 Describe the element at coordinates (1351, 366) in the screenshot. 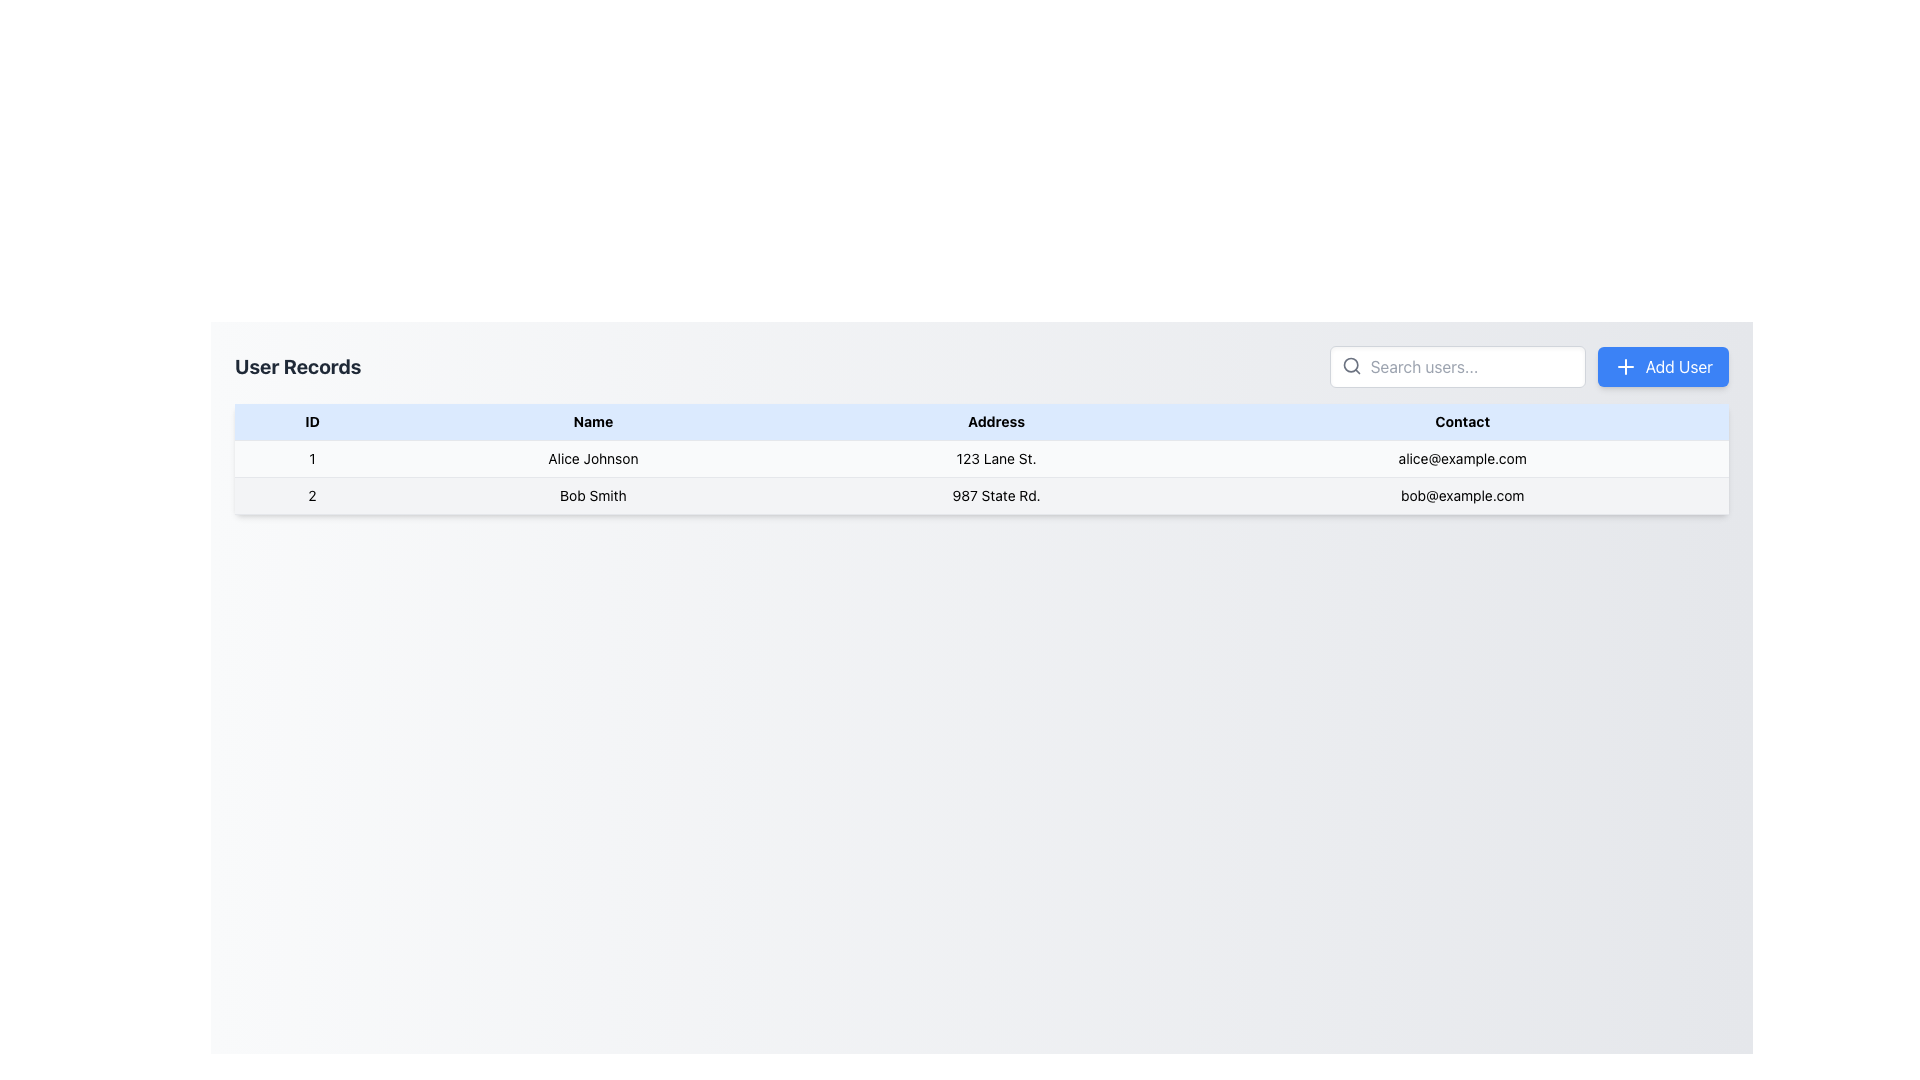

I see `the search SVG Icon, which is located inside the search input box at the top-right of the interface, next to the placeholder text 'Search users...'` at that location.